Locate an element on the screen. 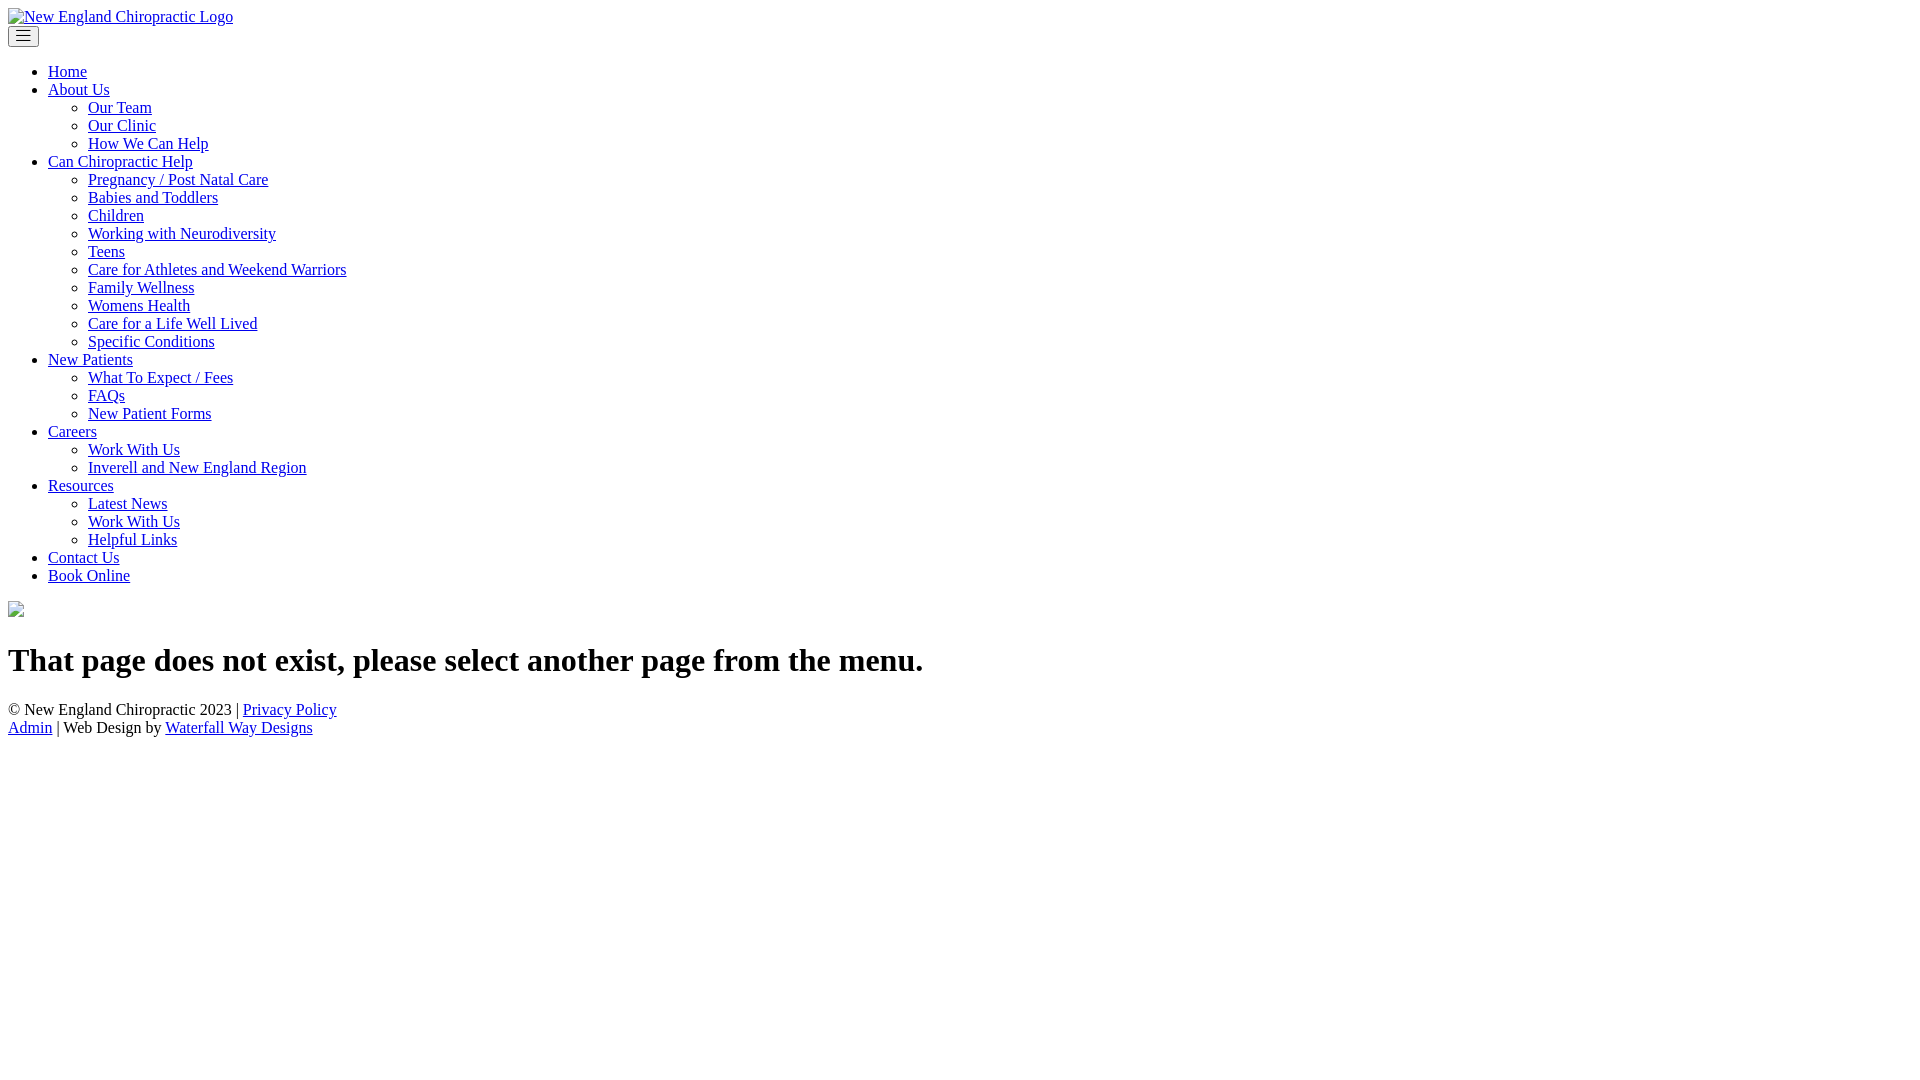 The width and height of the screenshot is (1920, 1080). 'Admin' is located at coordinates (29, 727).